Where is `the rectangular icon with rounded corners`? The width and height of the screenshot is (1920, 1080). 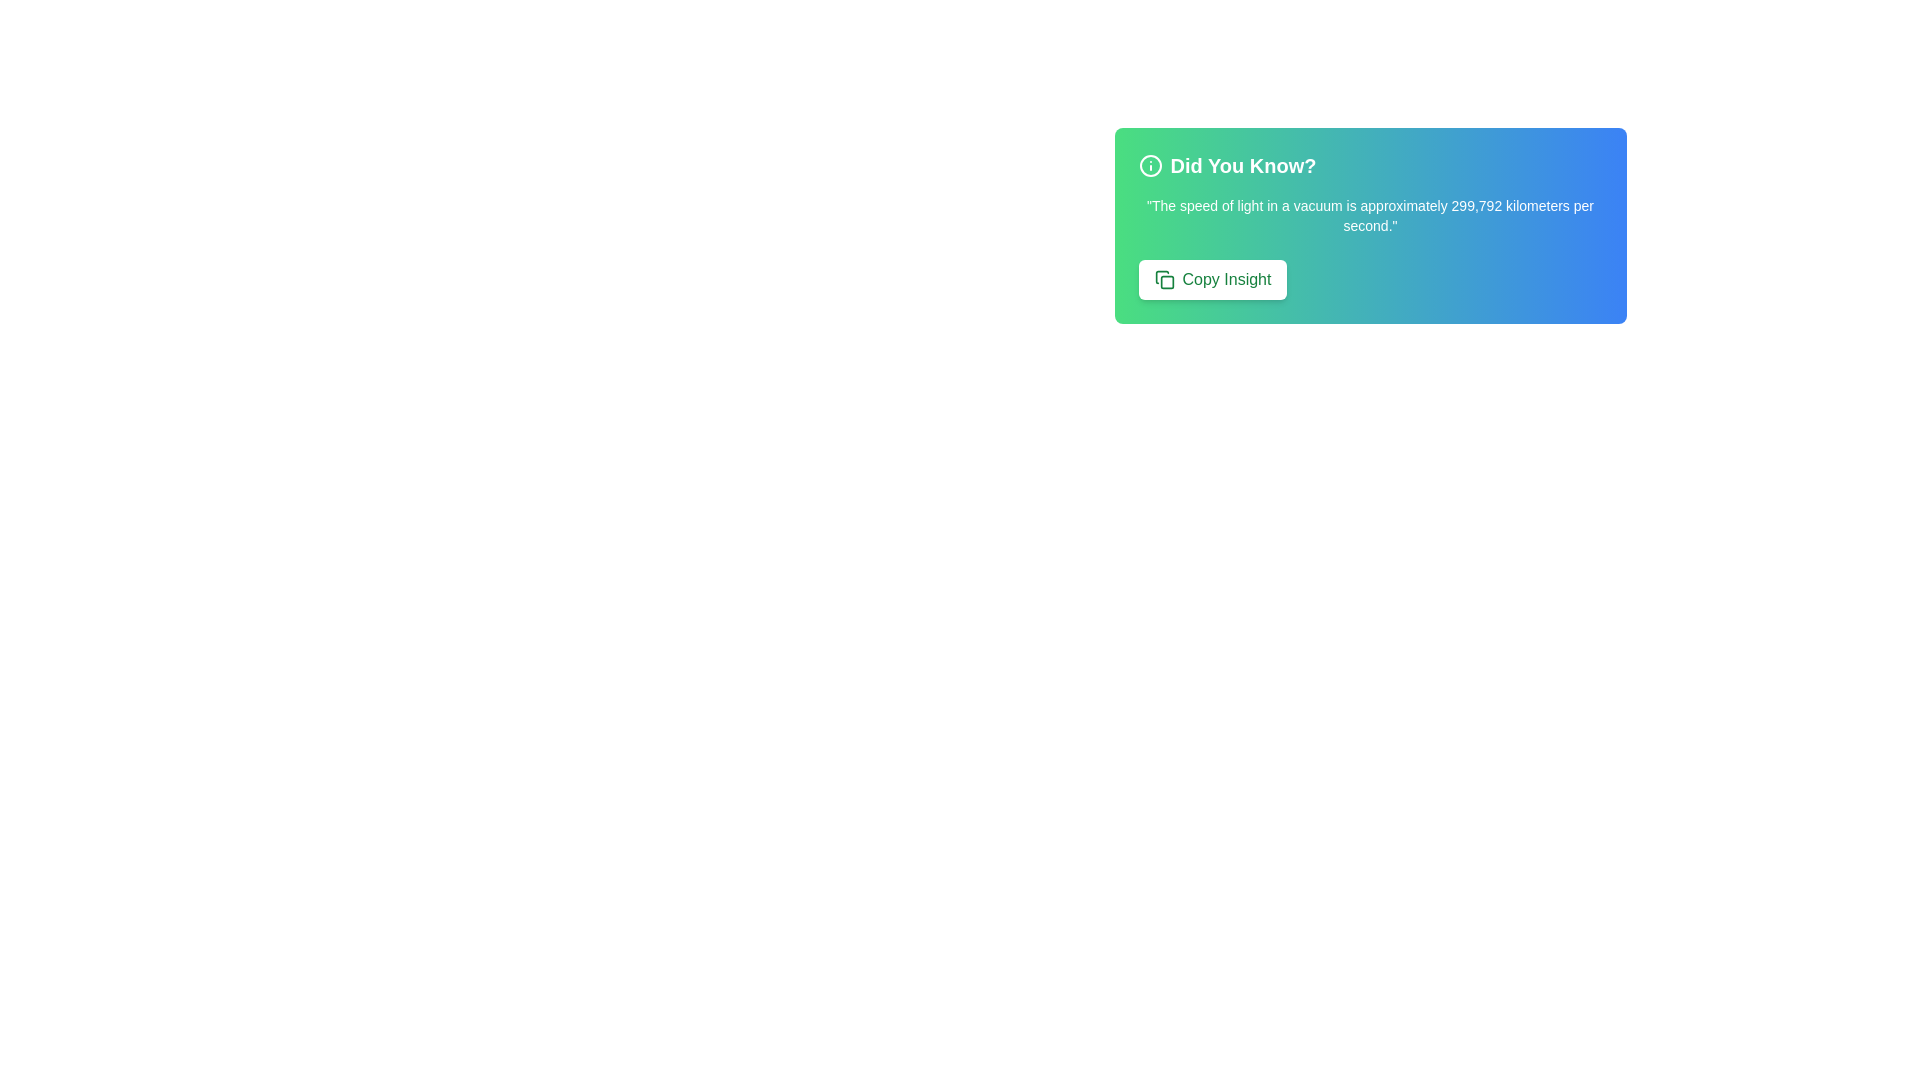
the rectangular icon with rounded corners is located at coordinates (1166, 282).